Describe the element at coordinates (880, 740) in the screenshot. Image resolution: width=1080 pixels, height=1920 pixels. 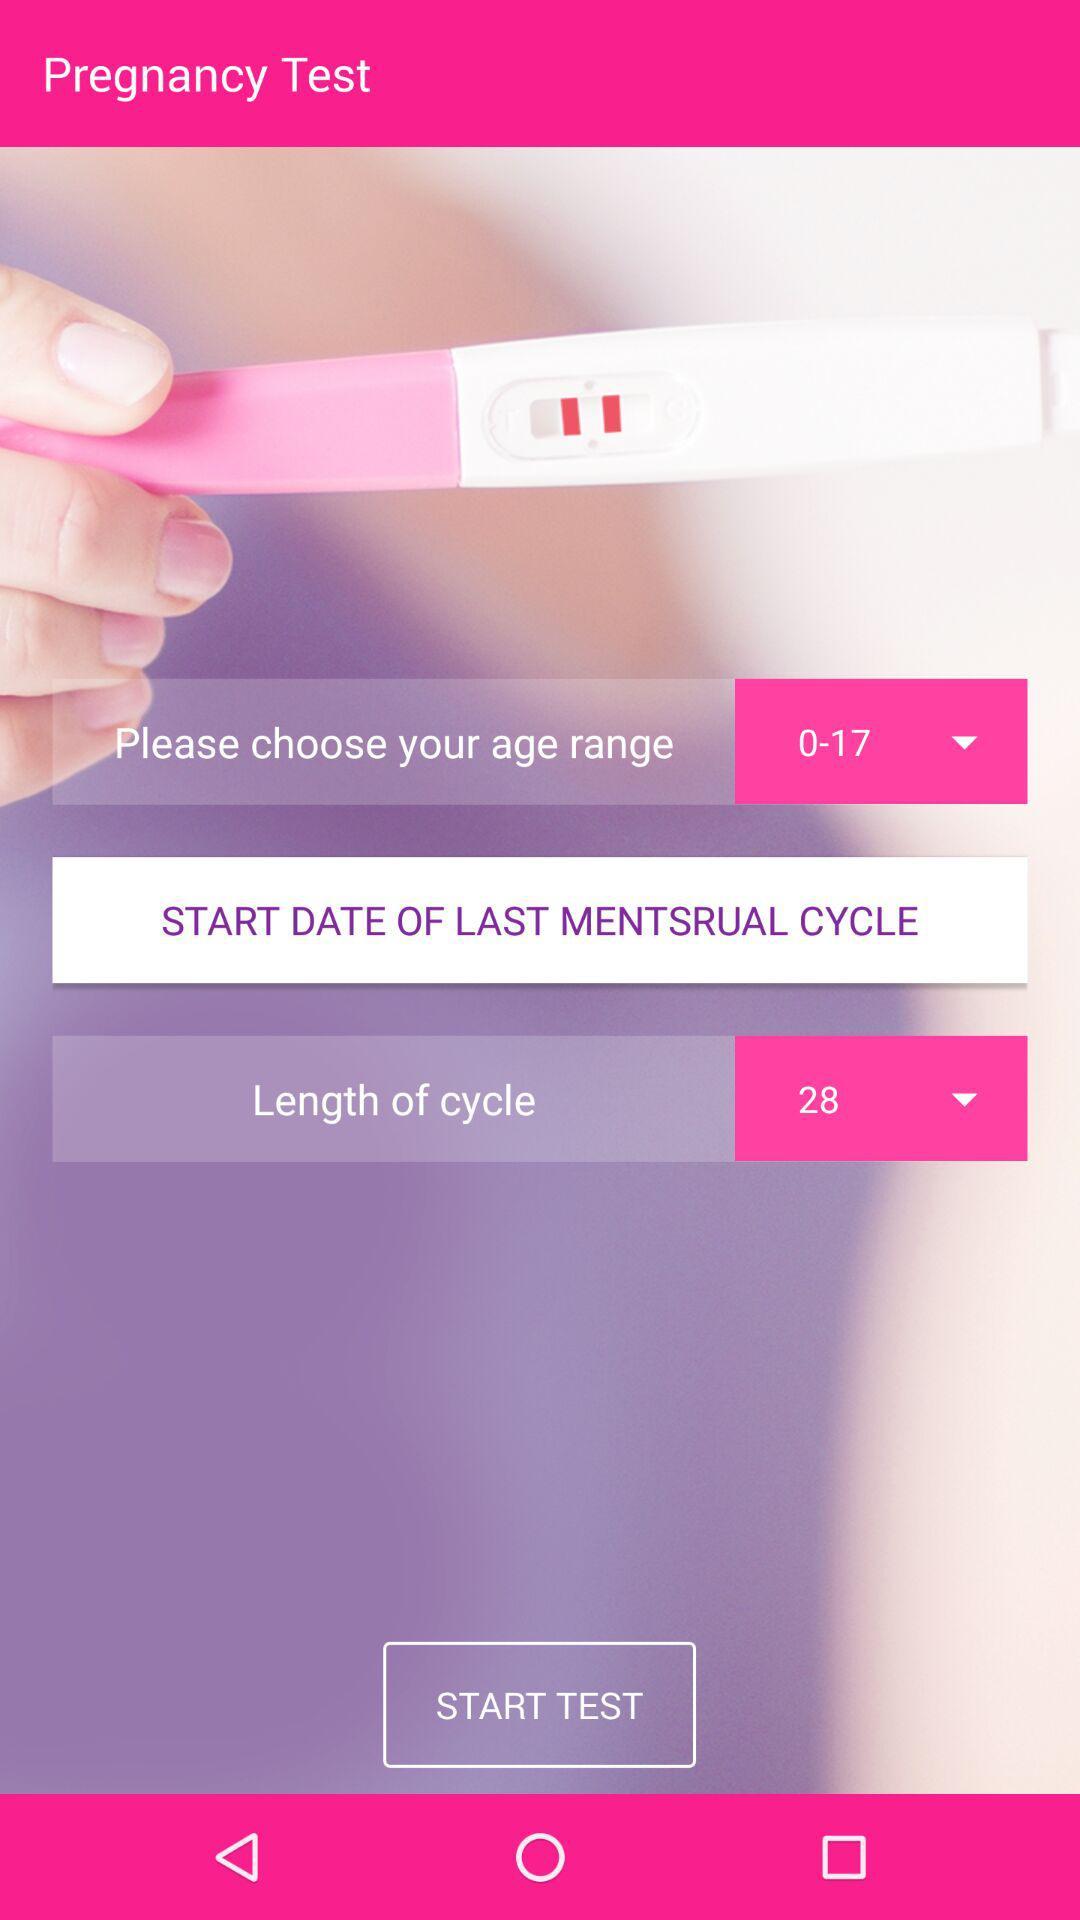
I see `icon above start date of icon` at that location.